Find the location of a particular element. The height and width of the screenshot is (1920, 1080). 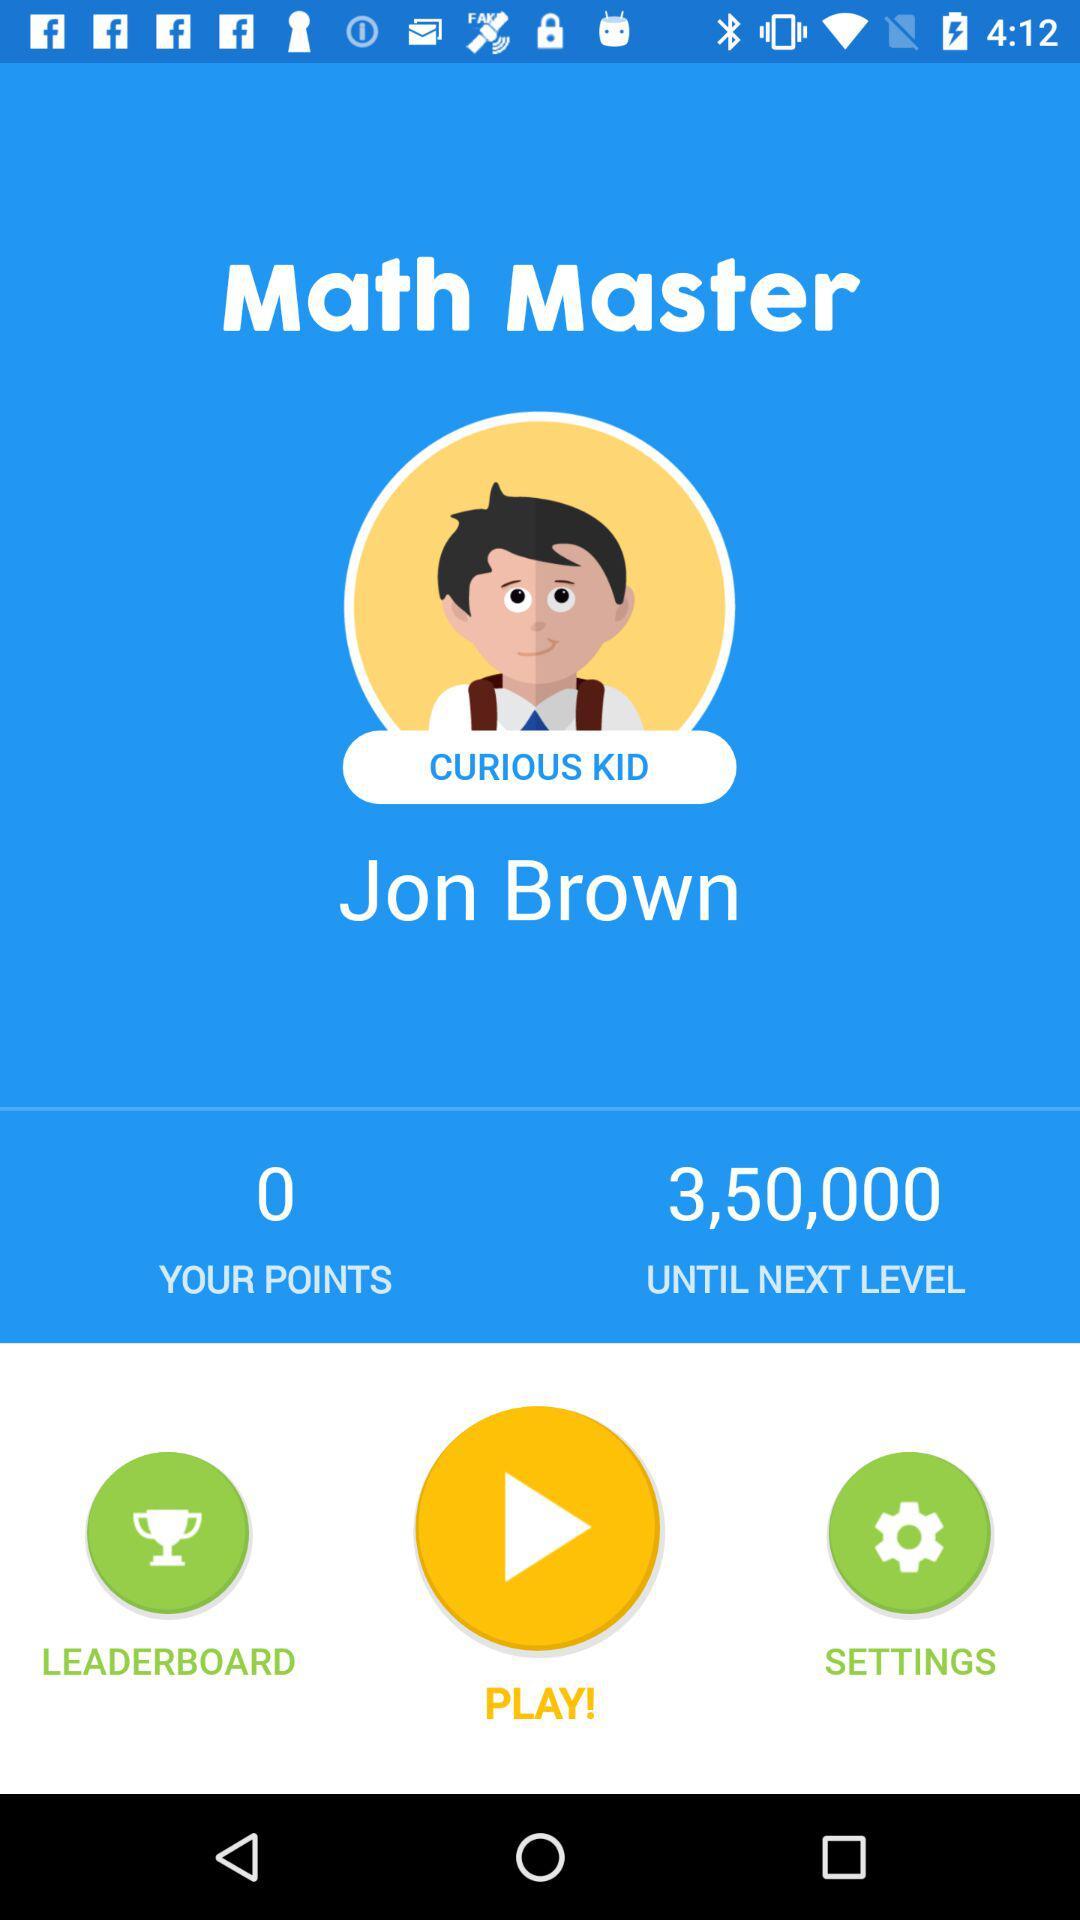

movie is located at coordinates (538, 1531).